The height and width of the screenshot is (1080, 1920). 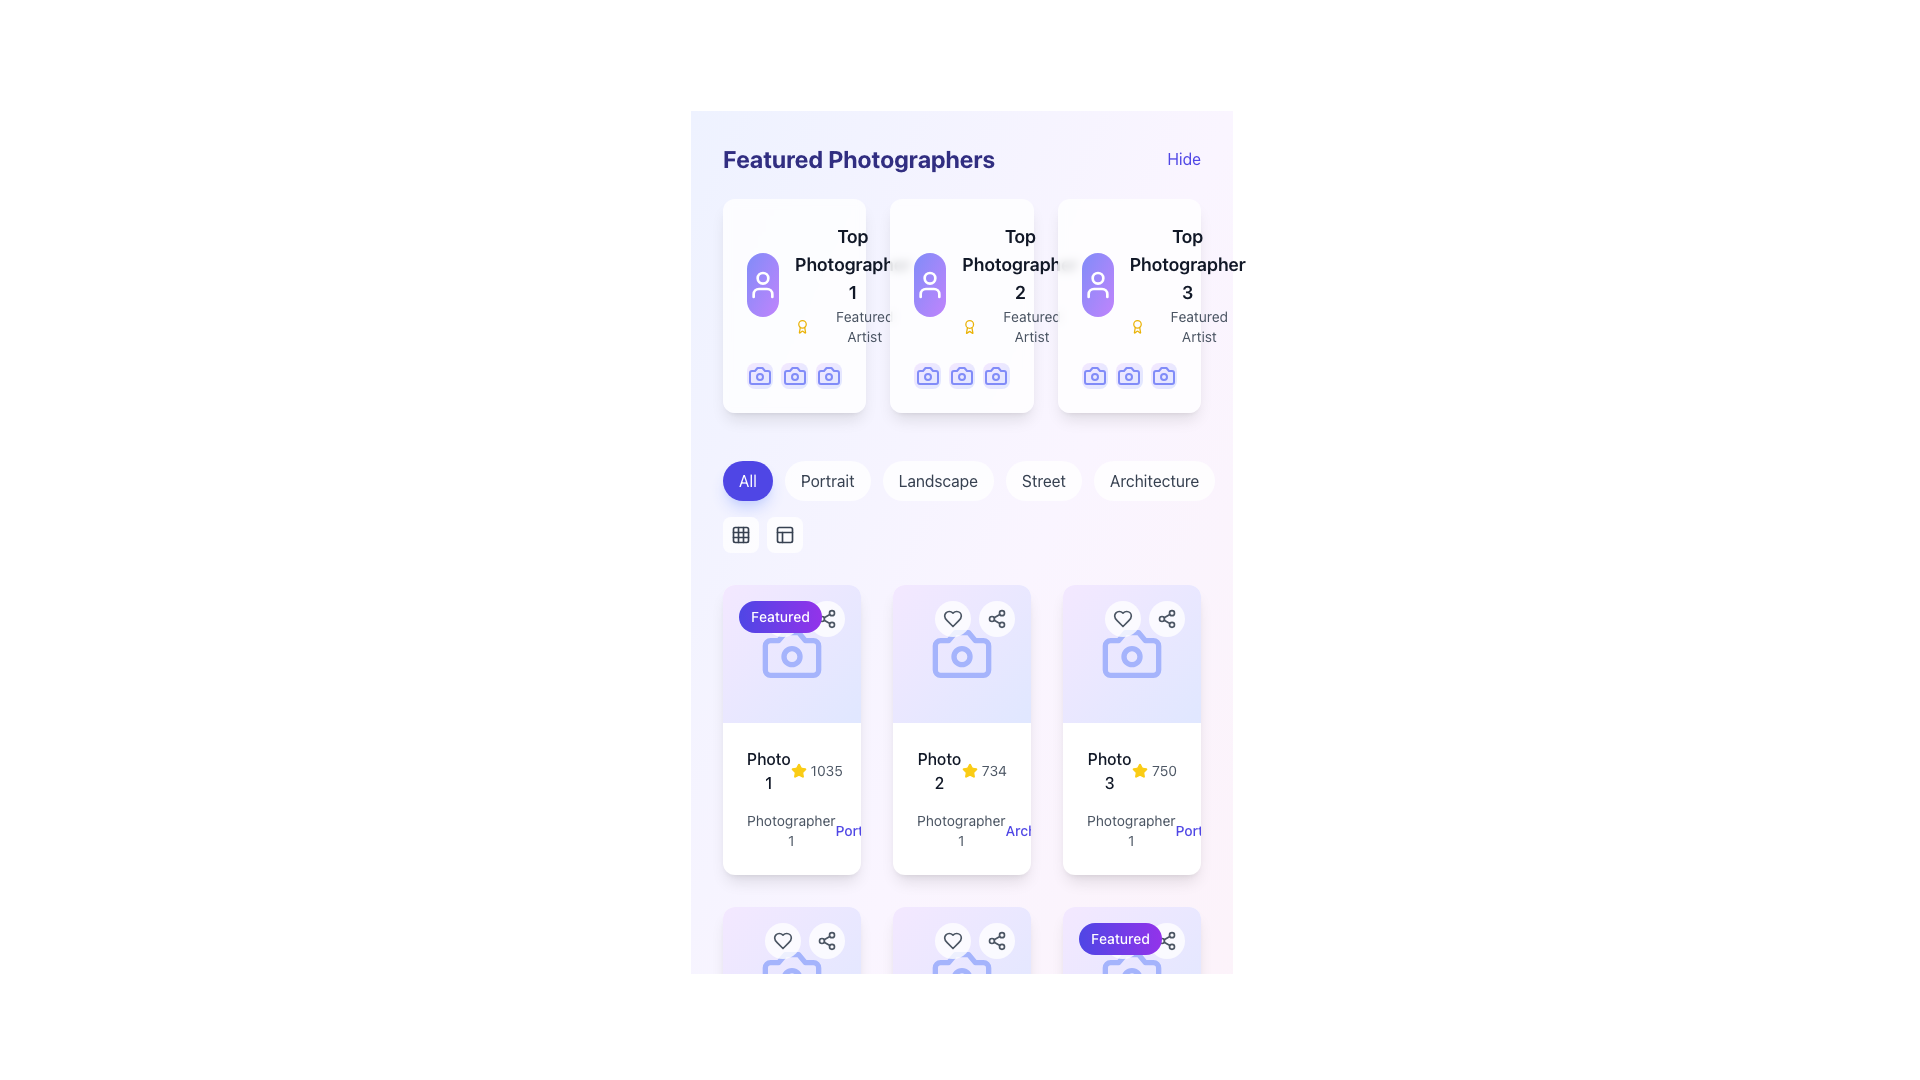 I want to click on the 'Share' icon button, which is represented by three connected circles with lines, located in the upper-right corner of the 'Photo 2' card, so click(x=1166, y=617).